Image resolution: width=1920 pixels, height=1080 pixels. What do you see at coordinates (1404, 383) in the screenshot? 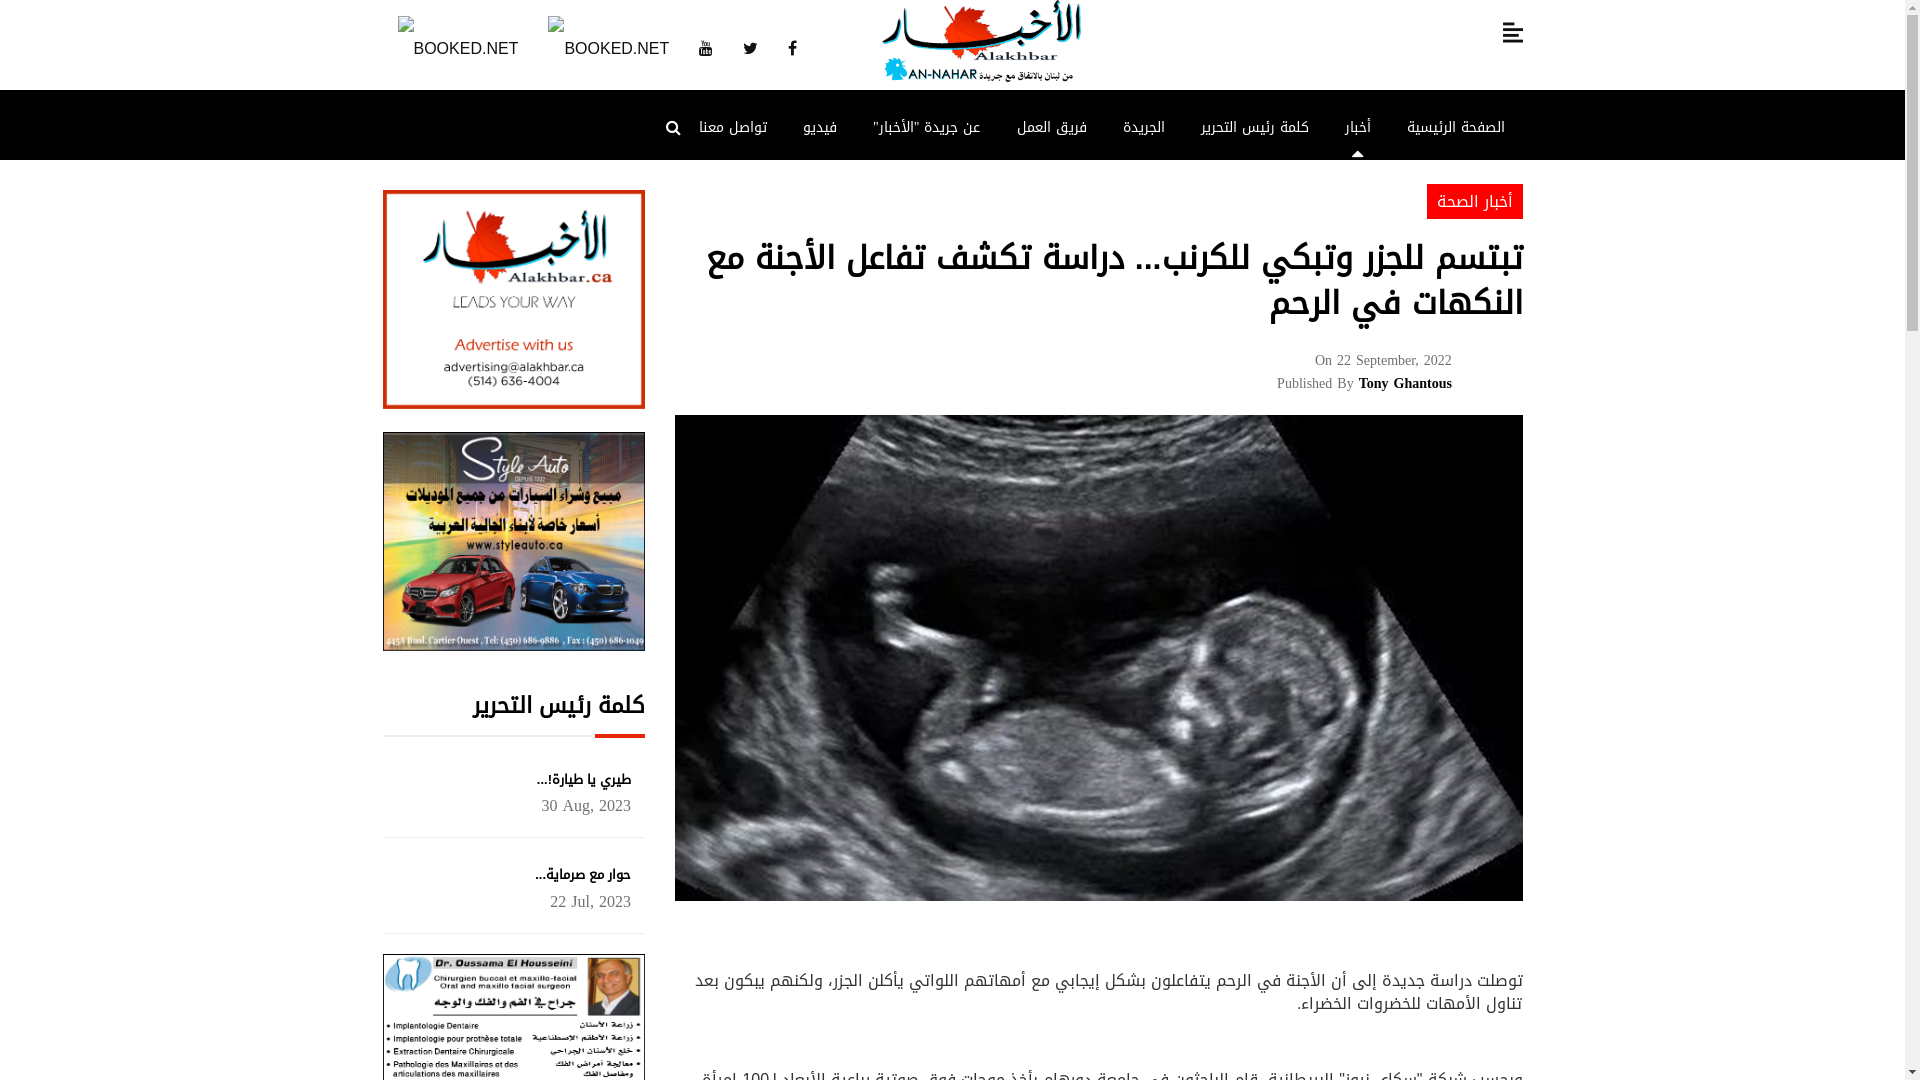
I see `'Tony Ghantous'` at bounding box center [1404, 383].